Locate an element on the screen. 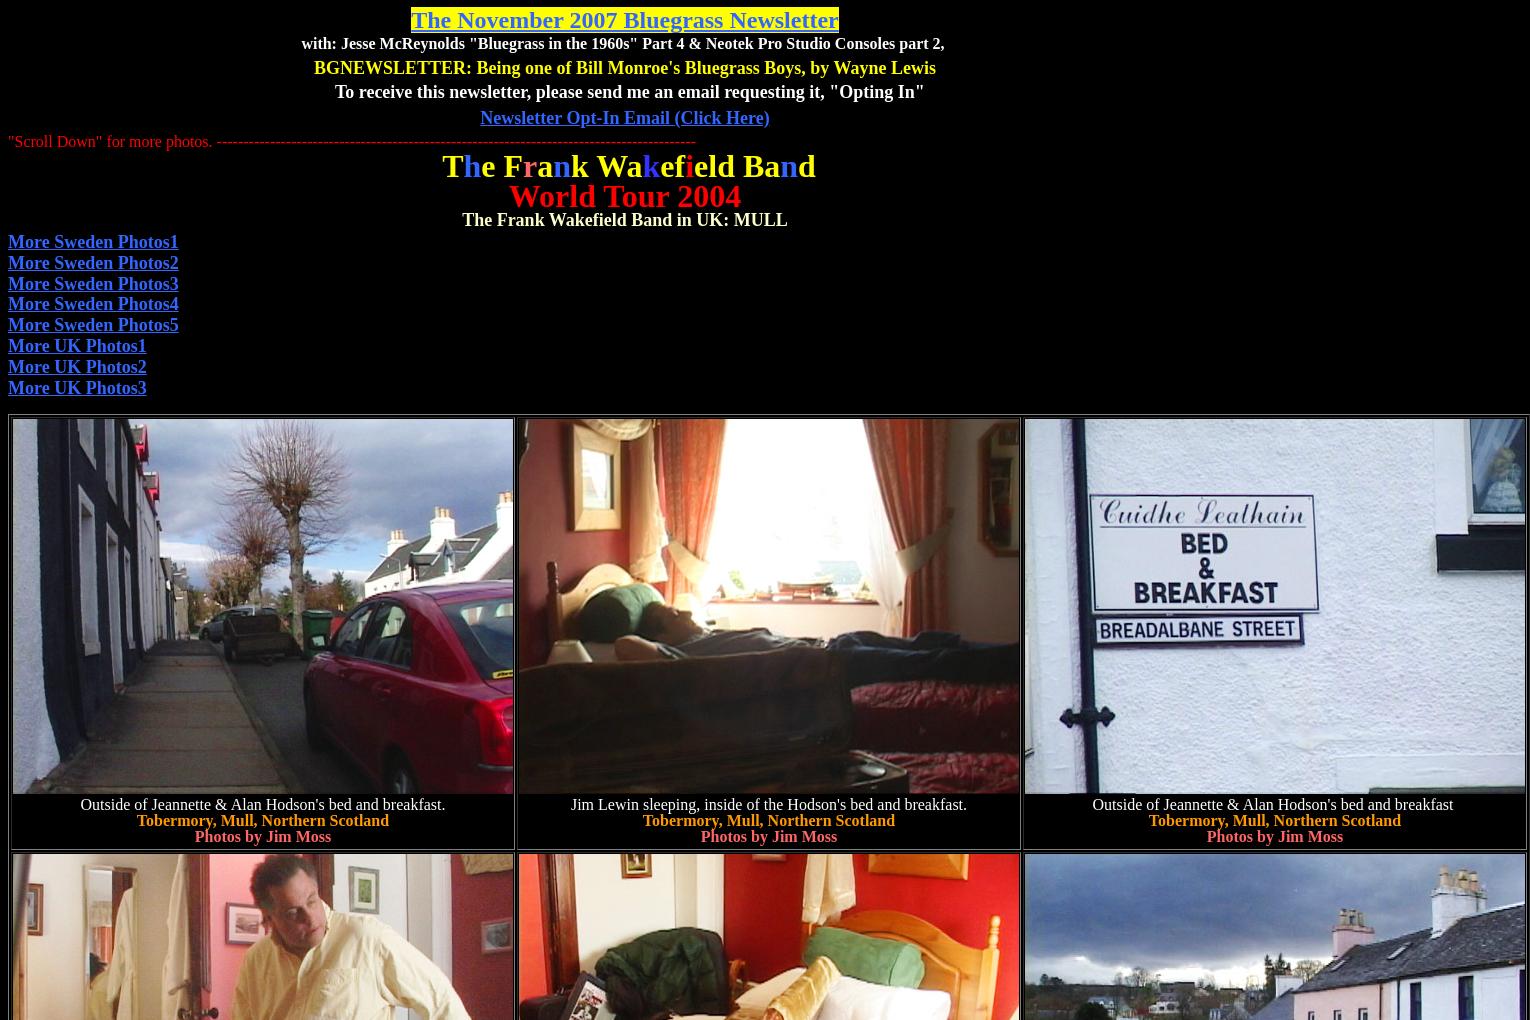  'd' is located at coordinates (806, 165).